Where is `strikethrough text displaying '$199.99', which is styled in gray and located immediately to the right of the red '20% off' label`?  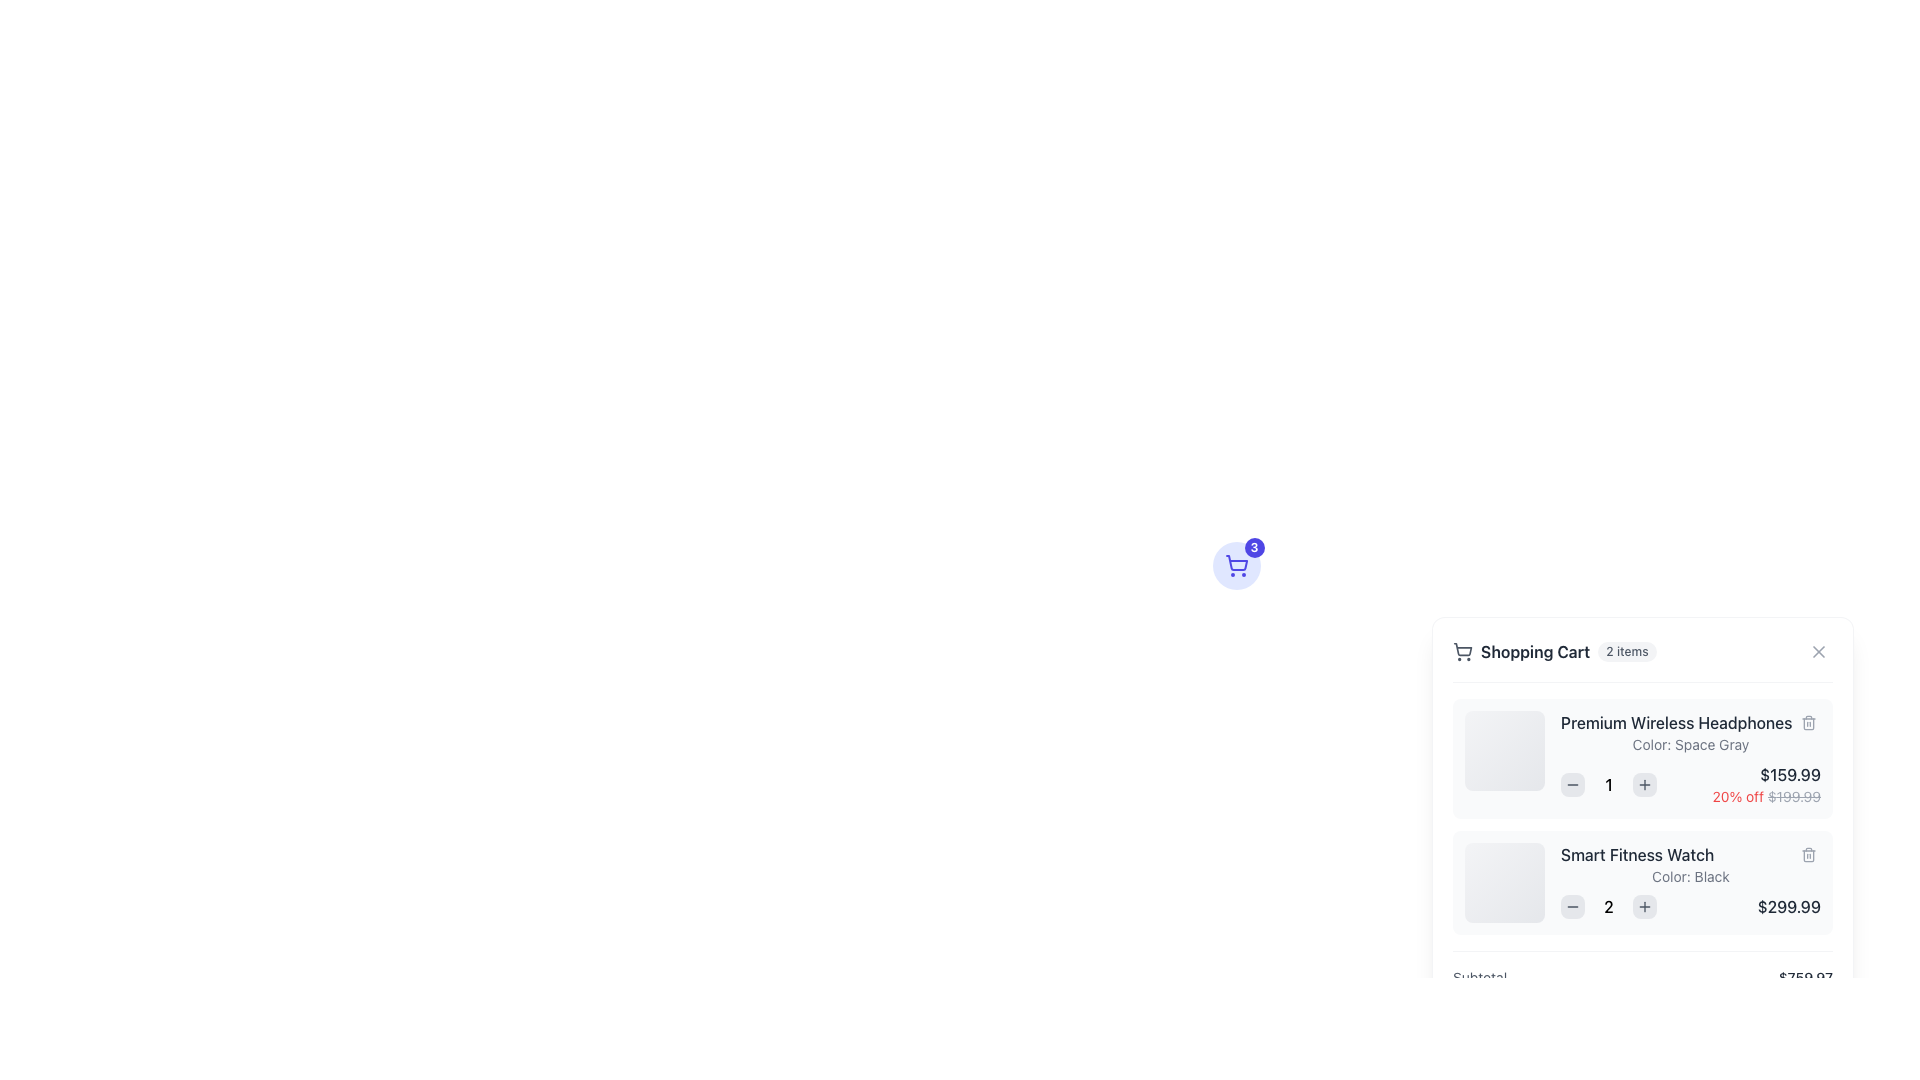 strikethrough text displaying '$199.99', which is styled in gray and located immediately to the right of the red '20% off' label is located at coordinates (1794, 795).